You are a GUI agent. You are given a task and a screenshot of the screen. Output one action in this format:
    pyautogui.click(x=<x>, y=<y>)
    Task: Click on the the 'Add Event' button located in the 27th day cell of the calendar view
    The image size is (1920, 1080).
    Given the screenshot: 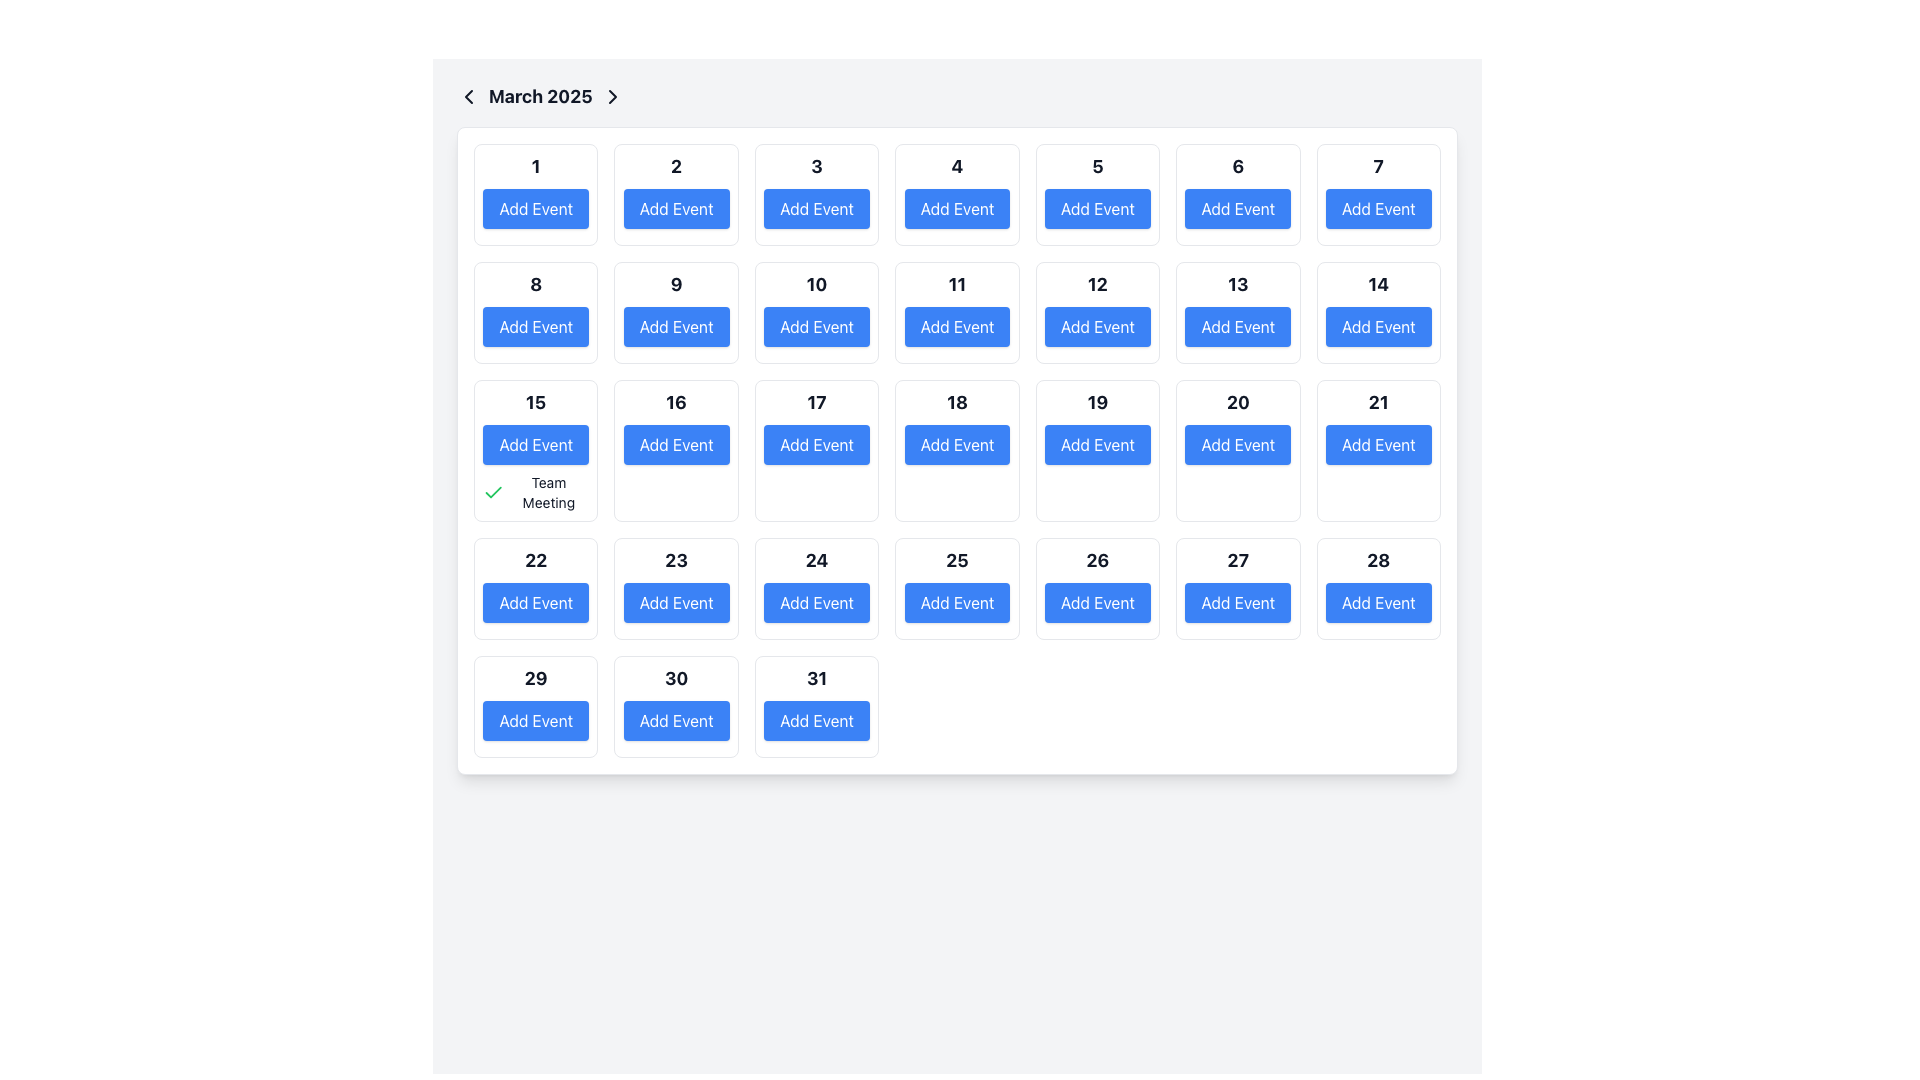 What is the action you would take?
    pyautogui.click(x=1237, y=588)
    